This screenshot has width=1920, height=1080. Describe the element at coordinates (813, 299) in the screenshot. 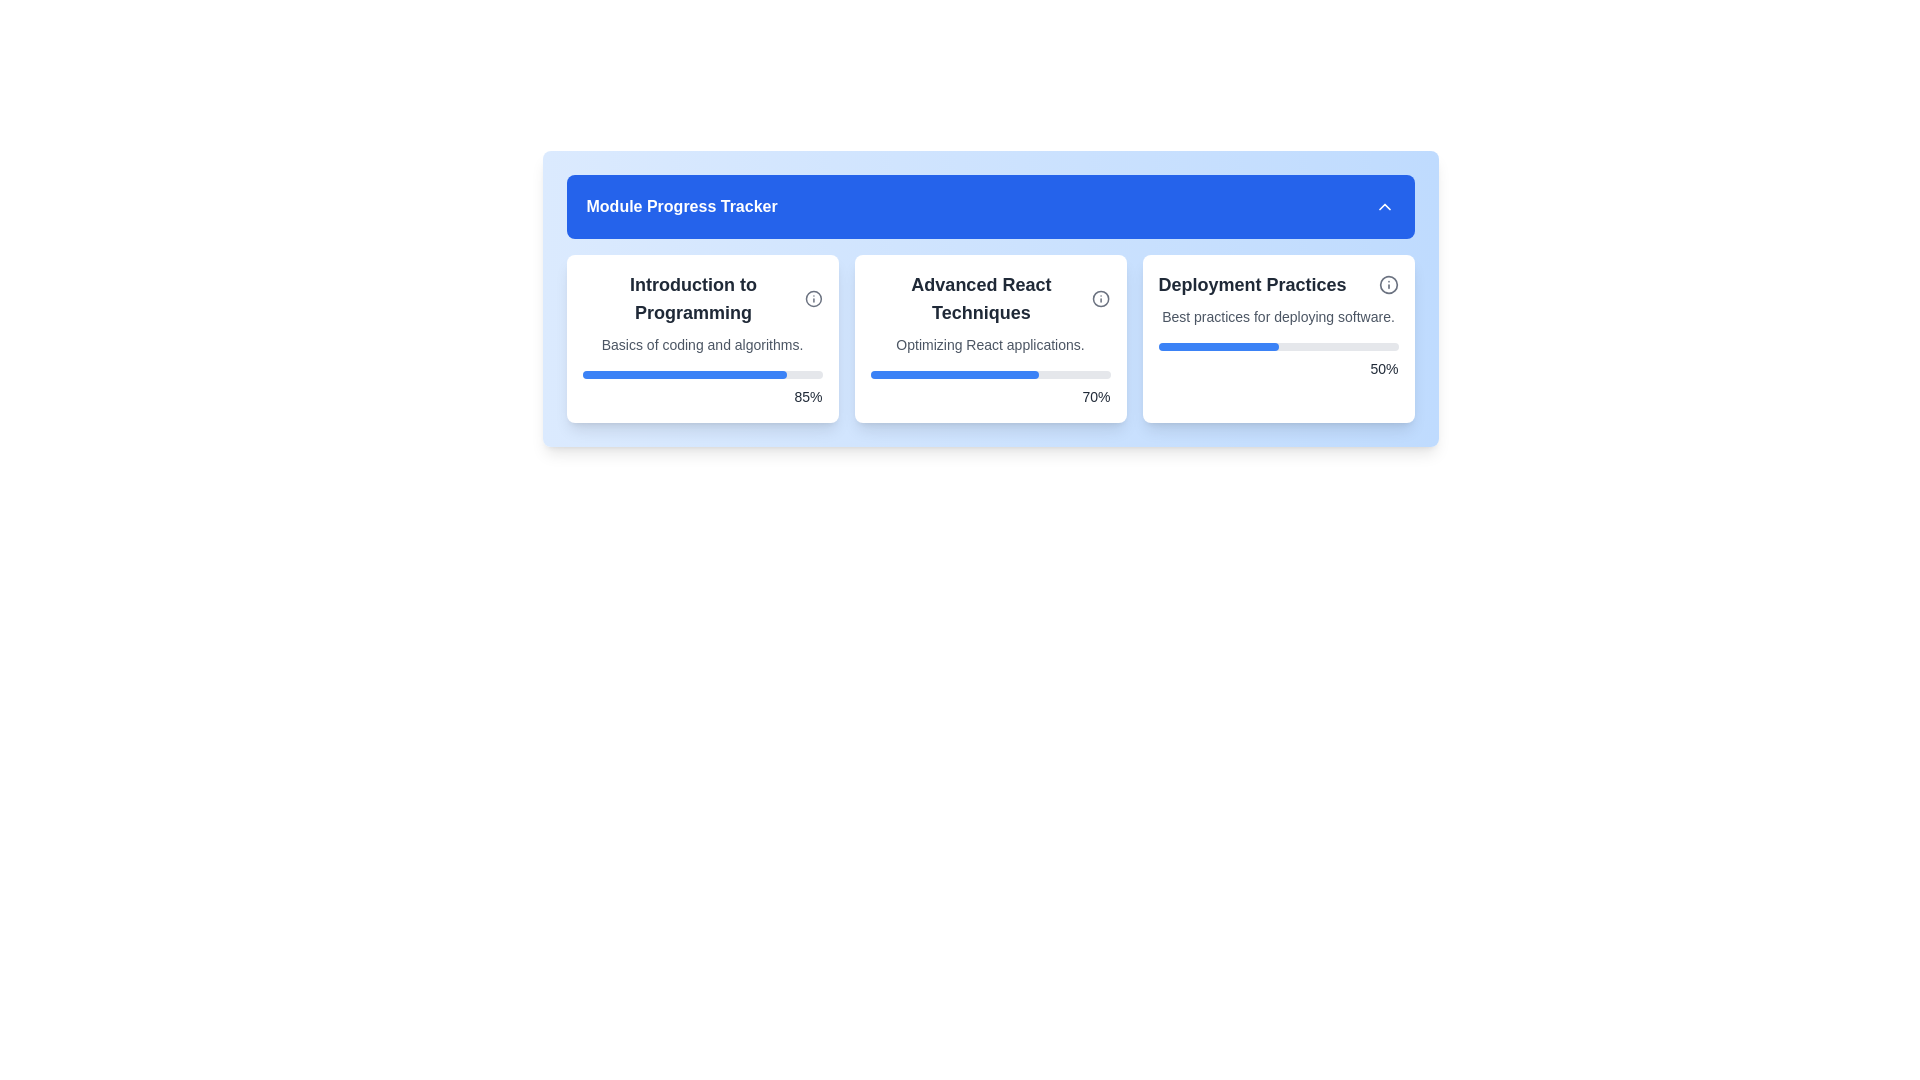

I see `the information indicator icon located at the top-right corner of the 'Introduction to Programming' card, adjacent to the title text` at that location.